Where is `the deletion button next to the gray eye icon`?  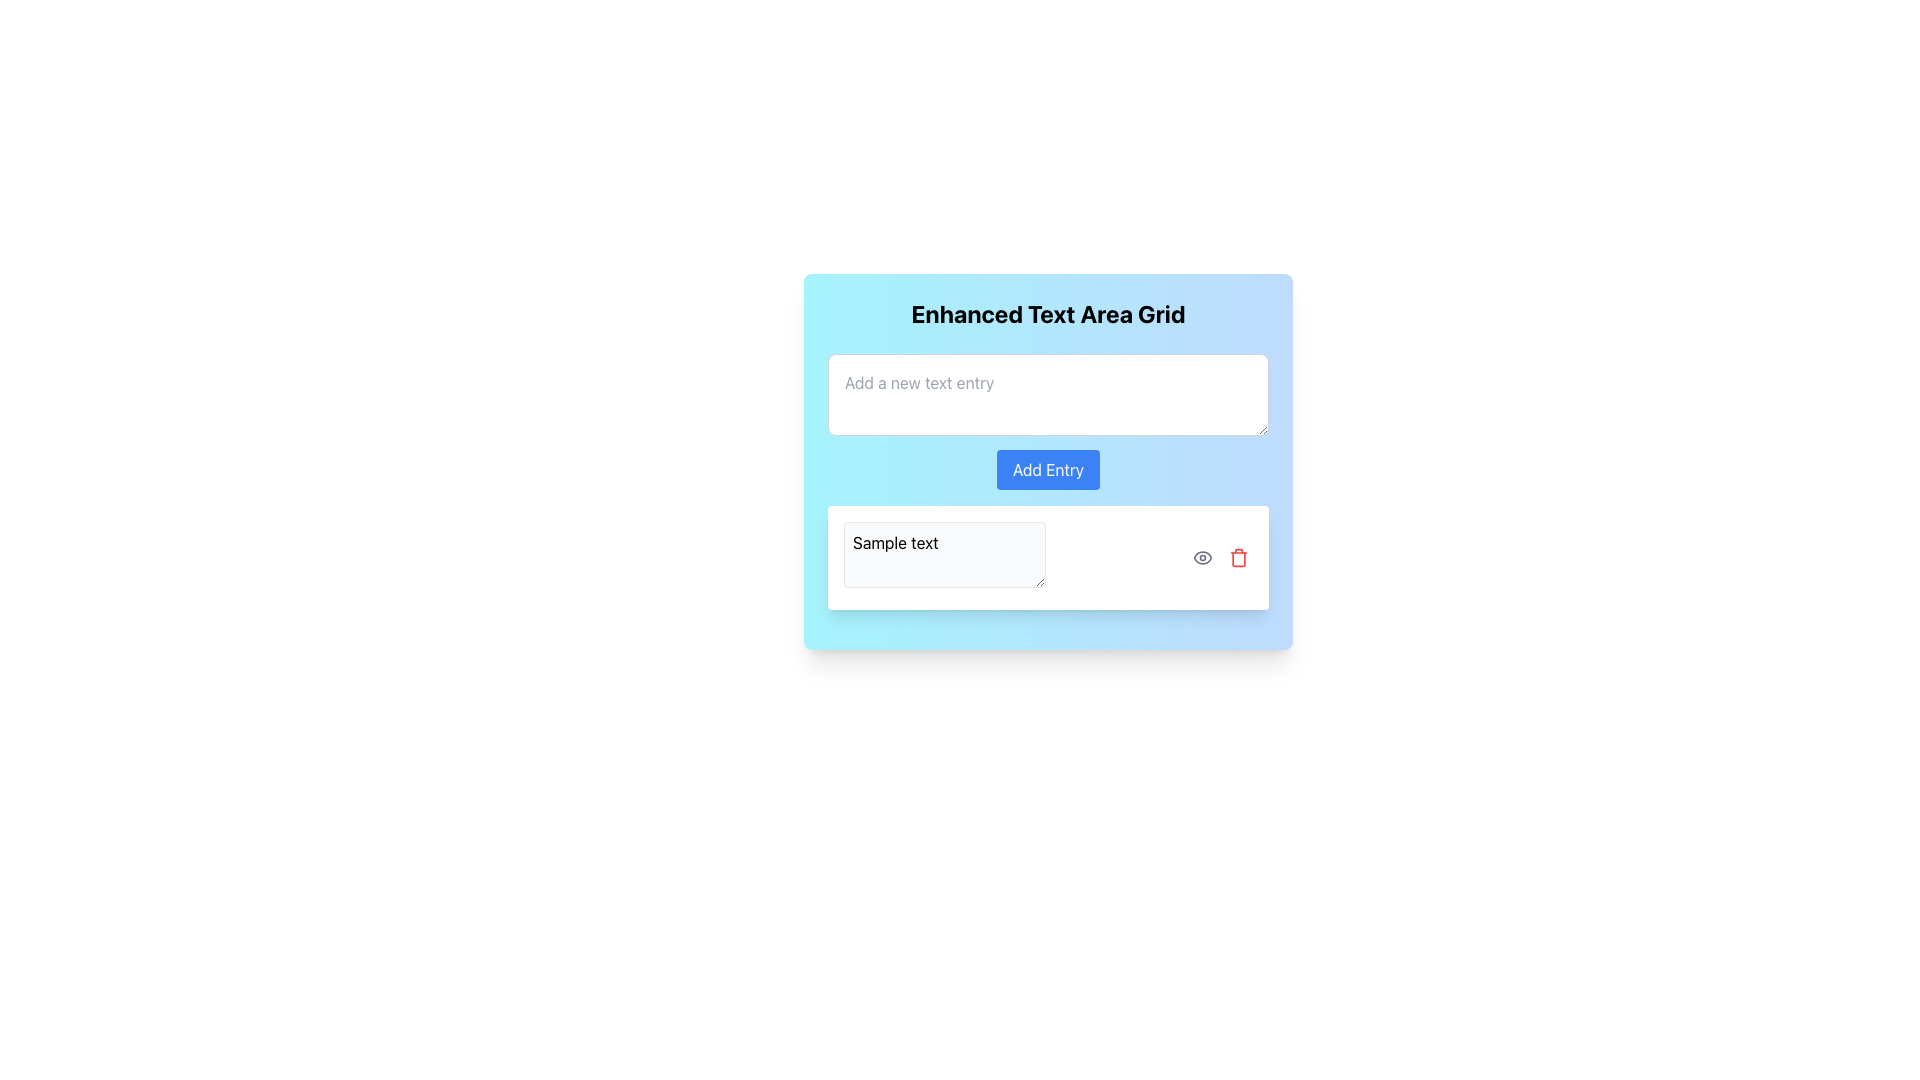 the deletion button next to the gray eye icon is located at coordinates (1237, 558).